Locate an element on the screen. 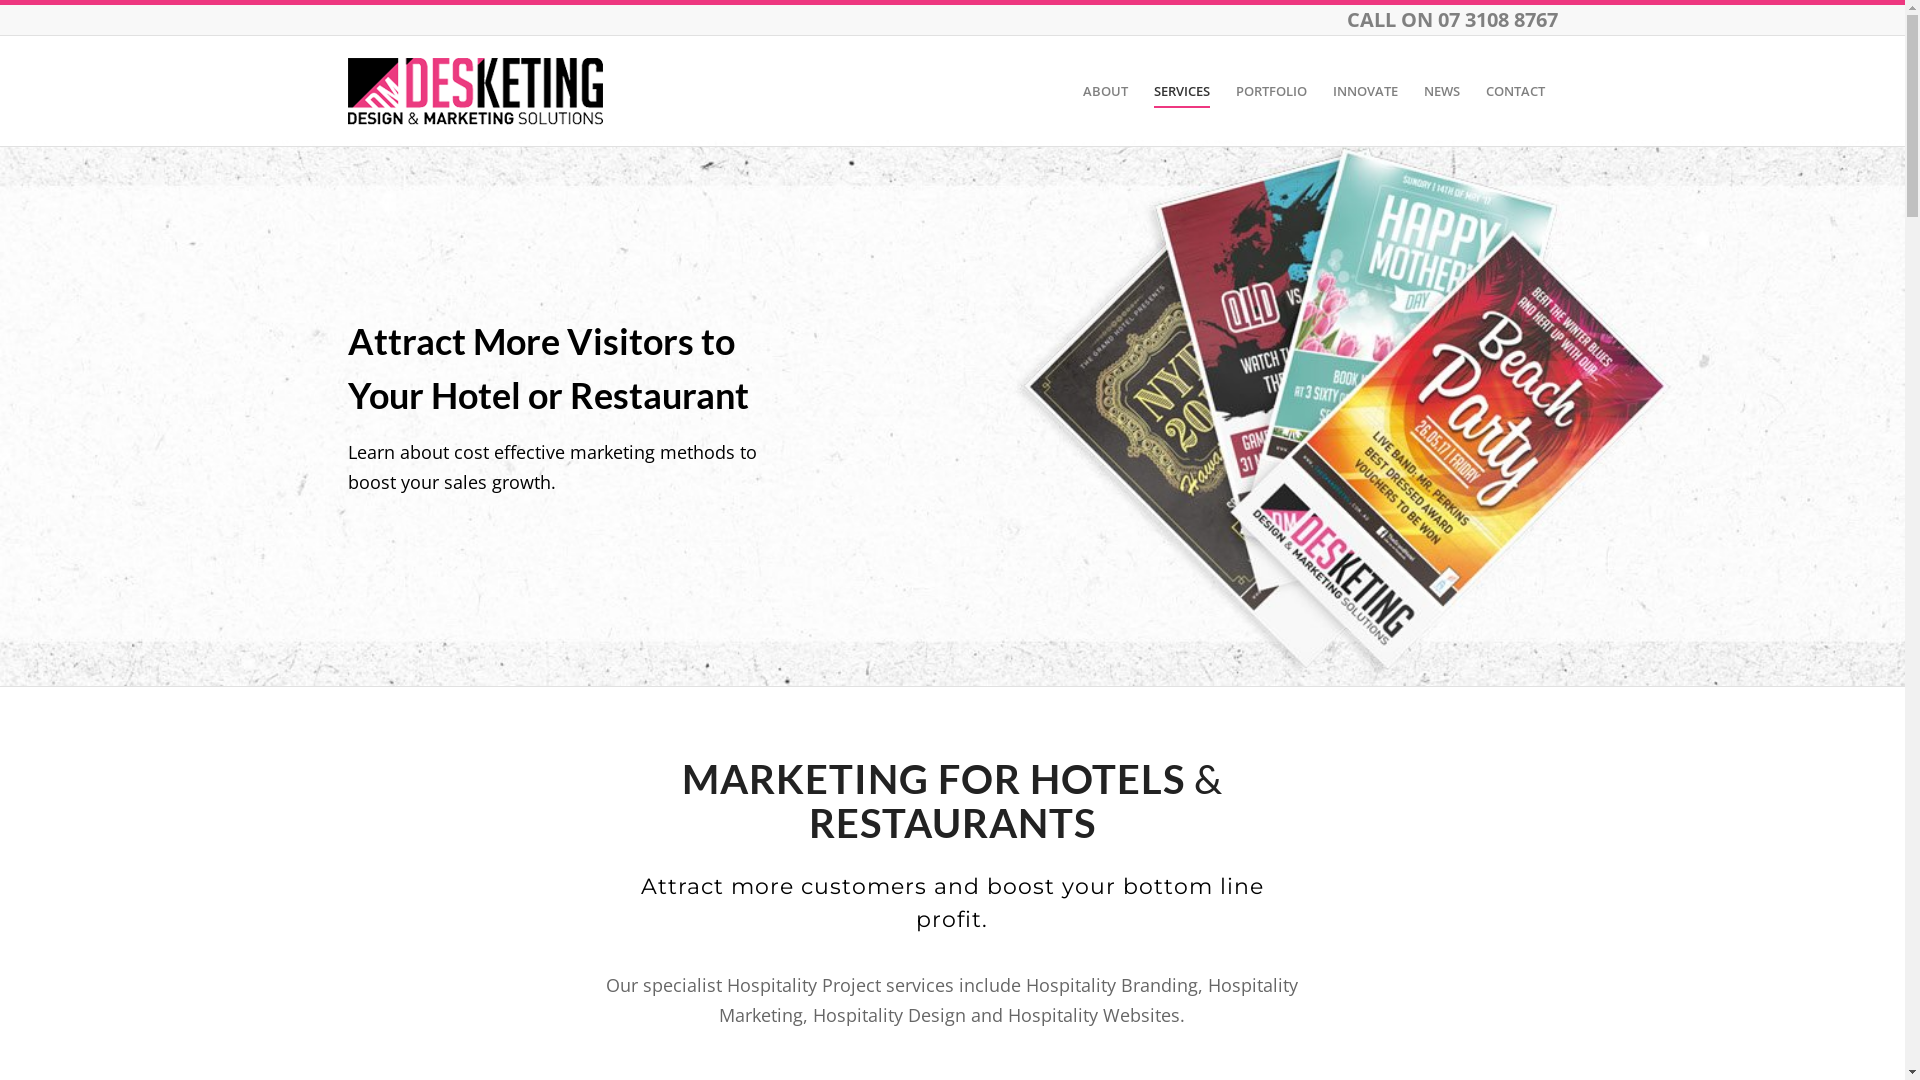 This screenshot has width=1920, height=1080. 'CONTACT' is located at coordinates (1514, 91).